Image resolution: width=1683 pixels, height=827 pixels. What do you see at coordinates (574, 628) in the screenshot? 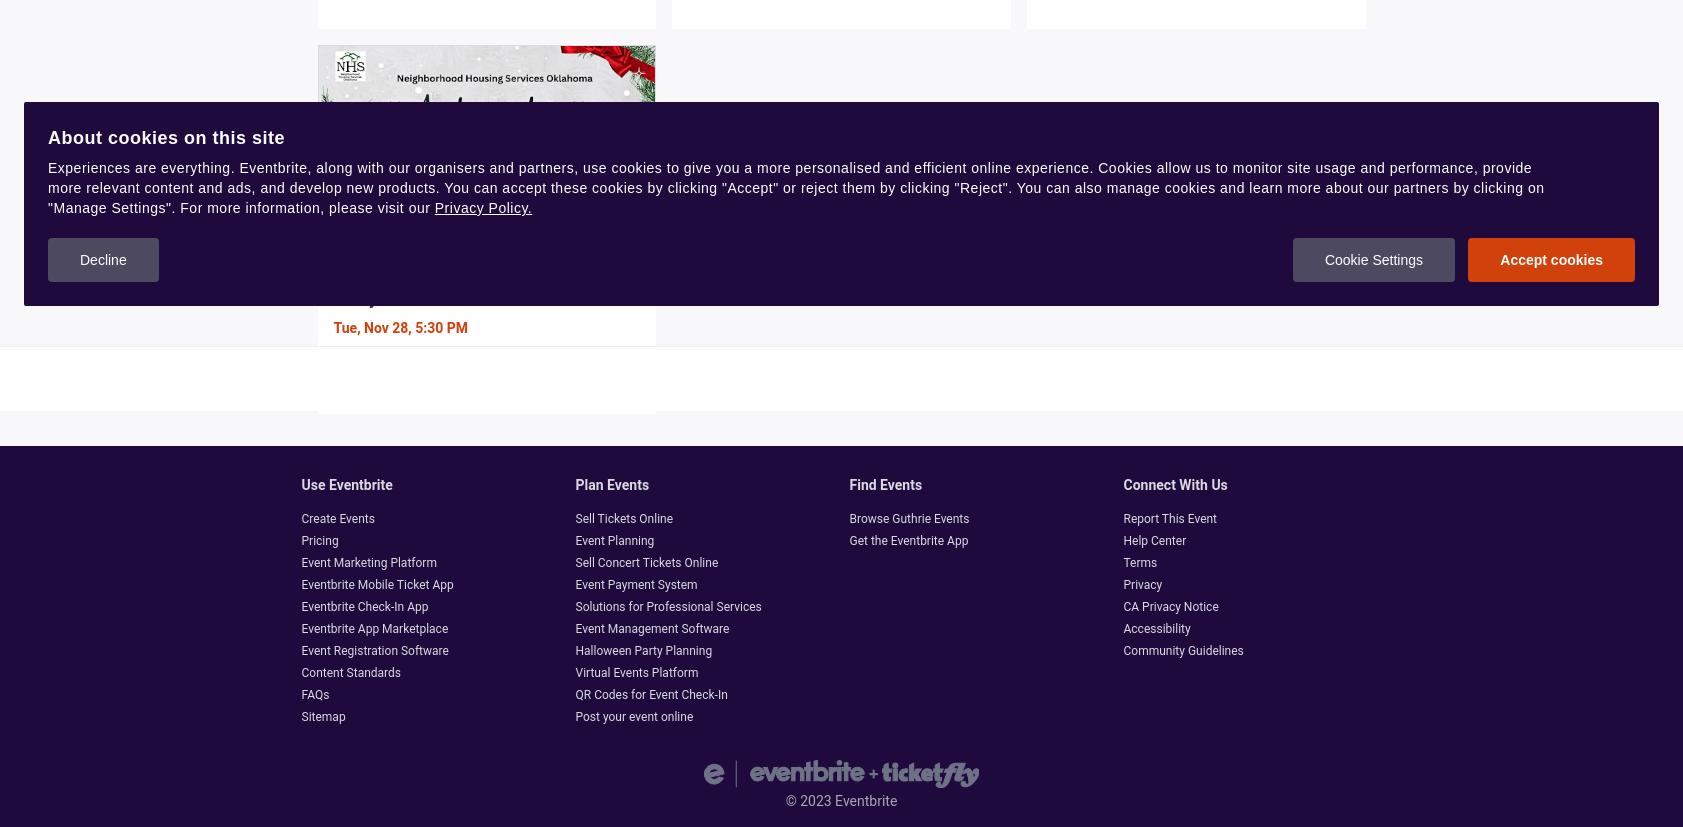
I see `'Event Management Software'` at bounding box center [574, 628].